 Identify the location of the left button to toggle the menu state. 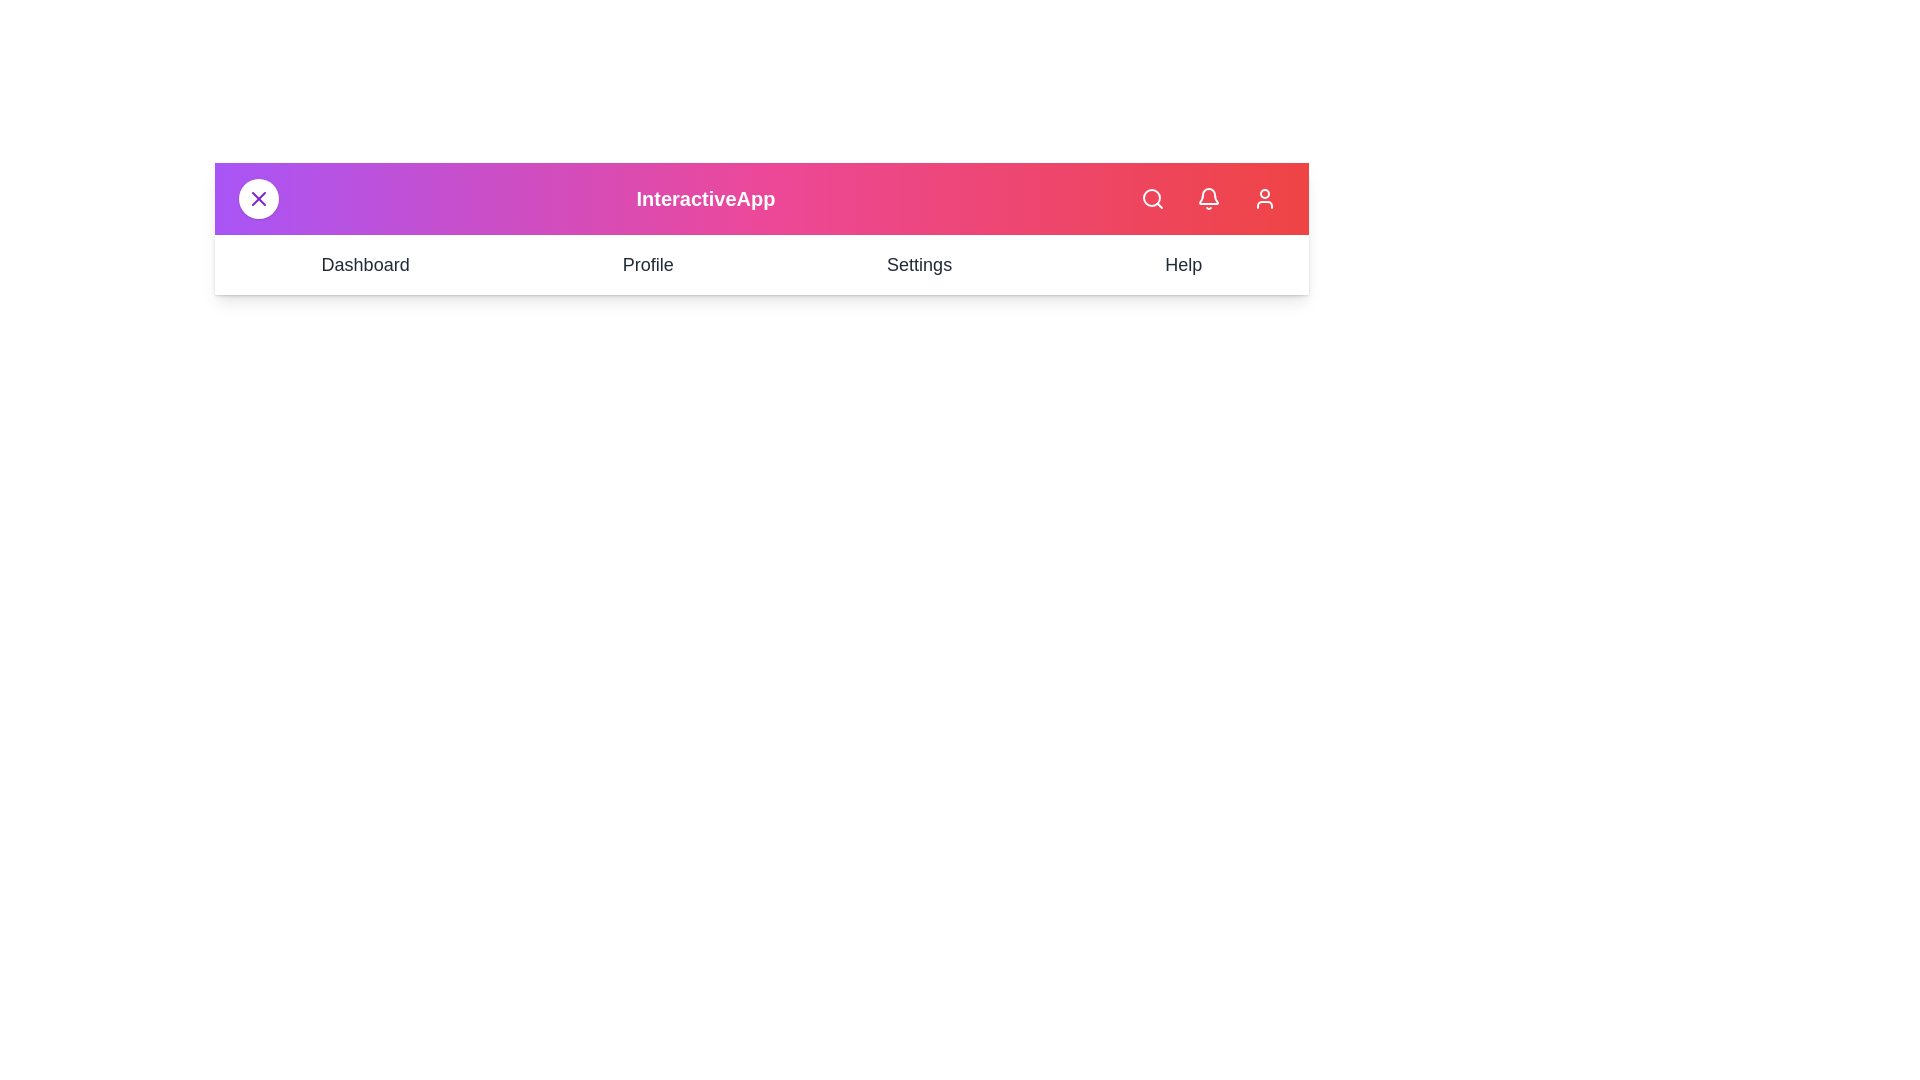
(258, 199).